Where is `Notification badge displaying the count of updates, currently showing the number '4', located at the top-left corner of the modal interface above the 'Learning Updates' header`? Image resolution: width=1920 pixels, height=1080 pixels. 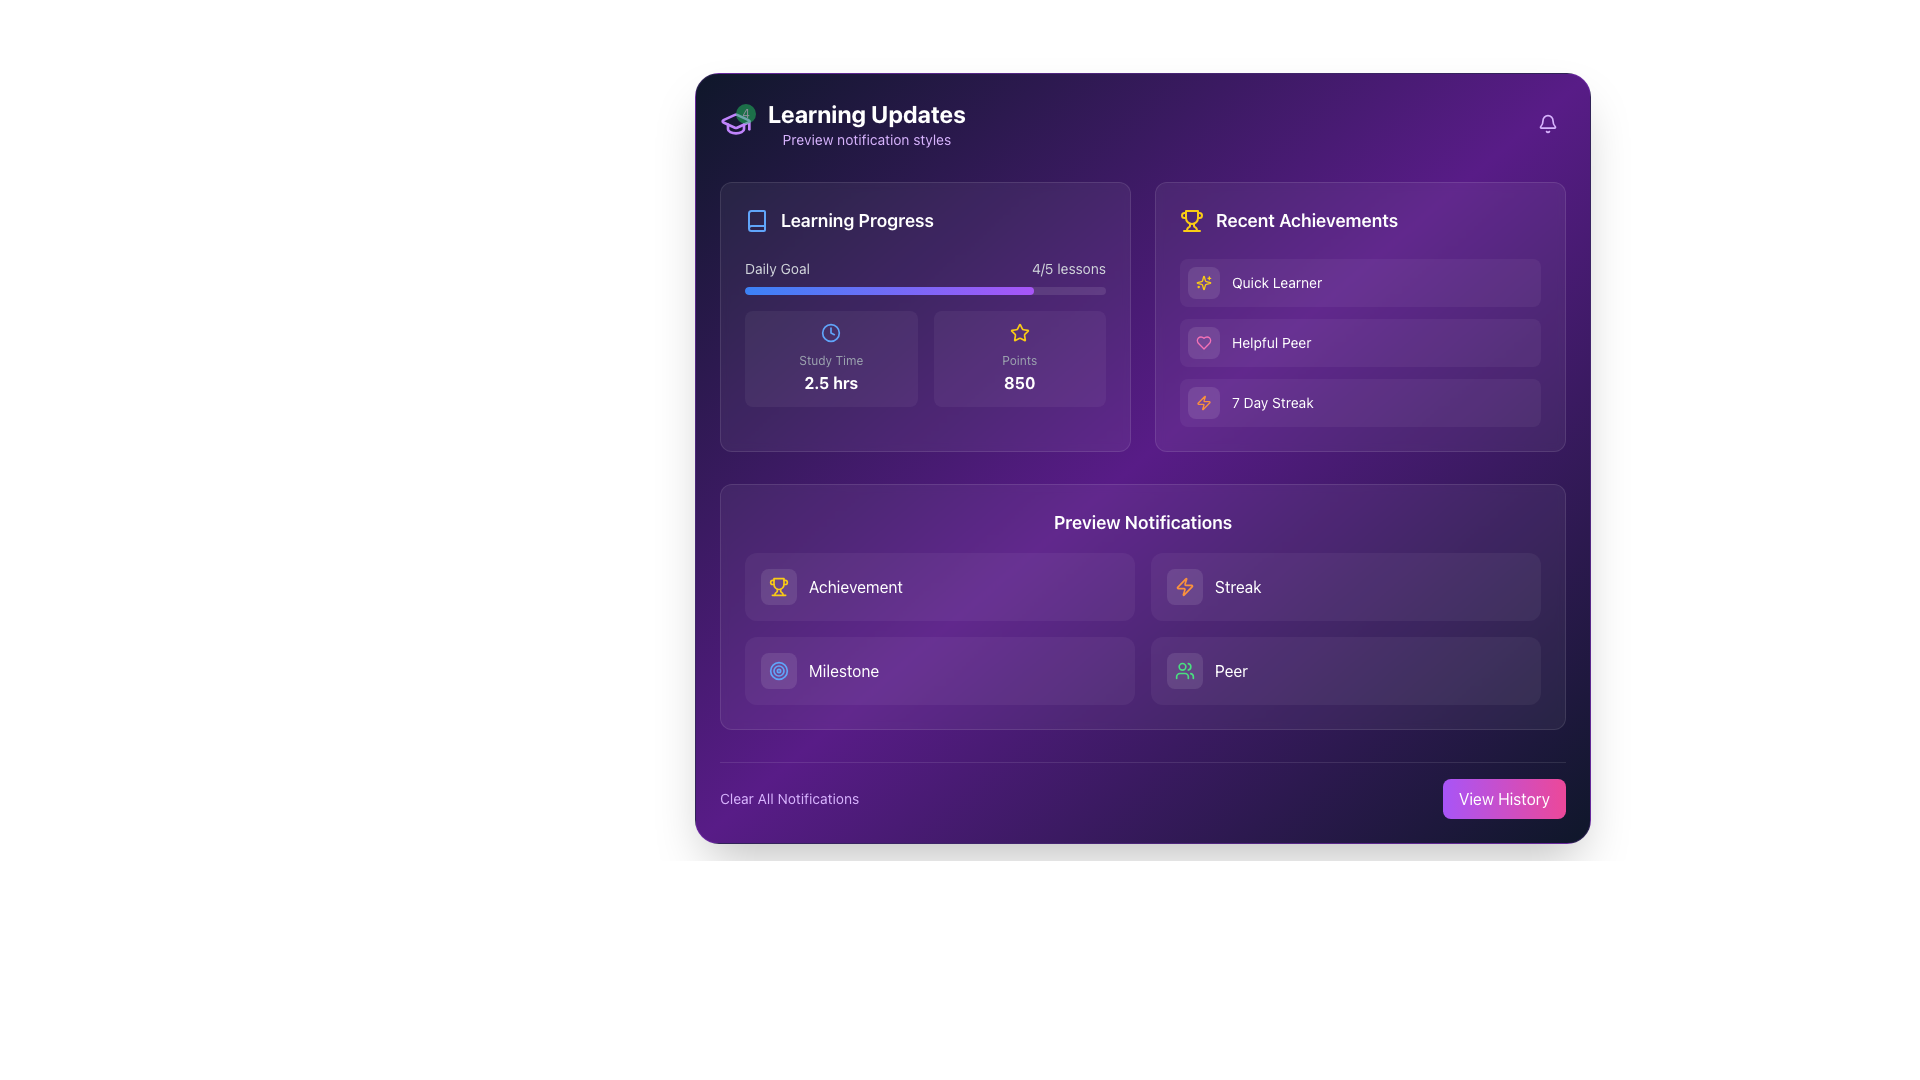
Notification badge displaying the count of updates, currently showing the number '4', located at the top-left corner of the modal interface above the 'Learning Updates' header is located at coordinates (734, 123).